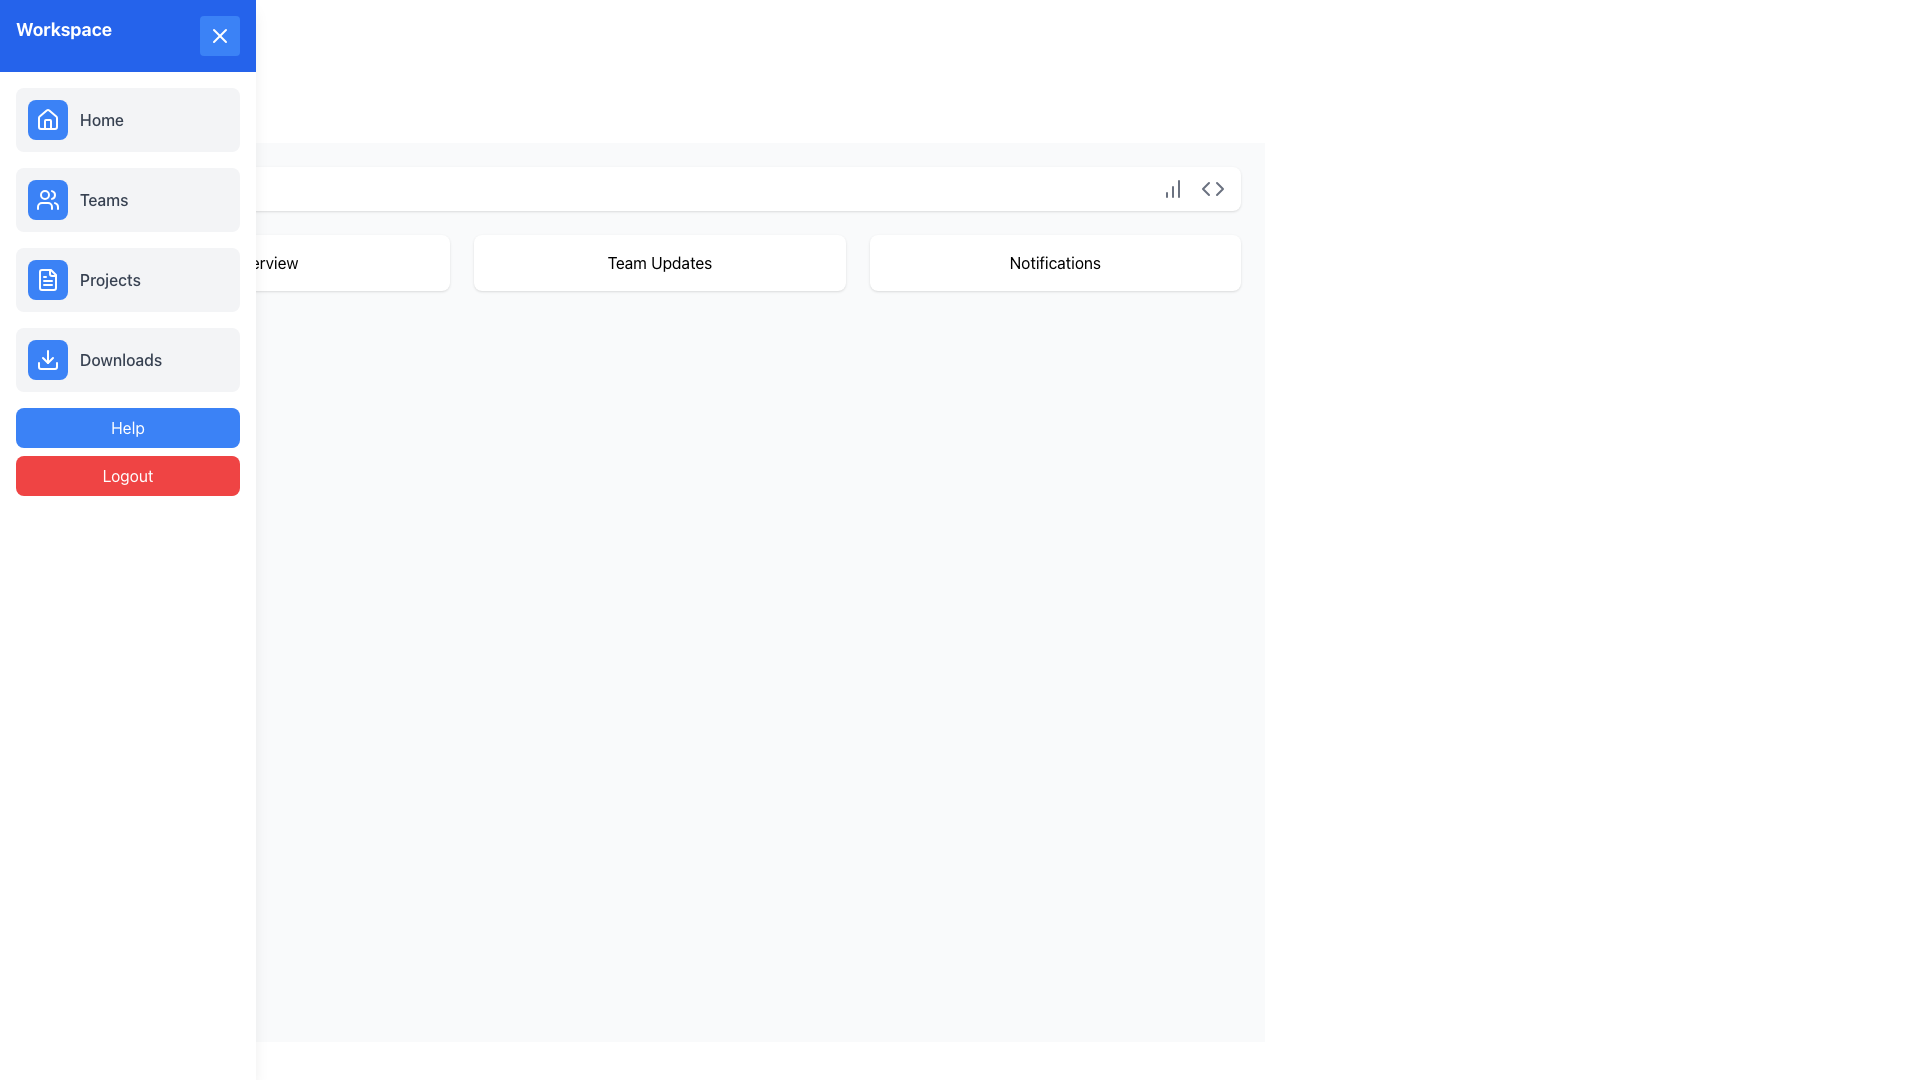 The image size is (1920, 1080). I want to click on the help button located in the left sidebar panel above the 'Logout' button to invoke the associated action, so click(127, 427).